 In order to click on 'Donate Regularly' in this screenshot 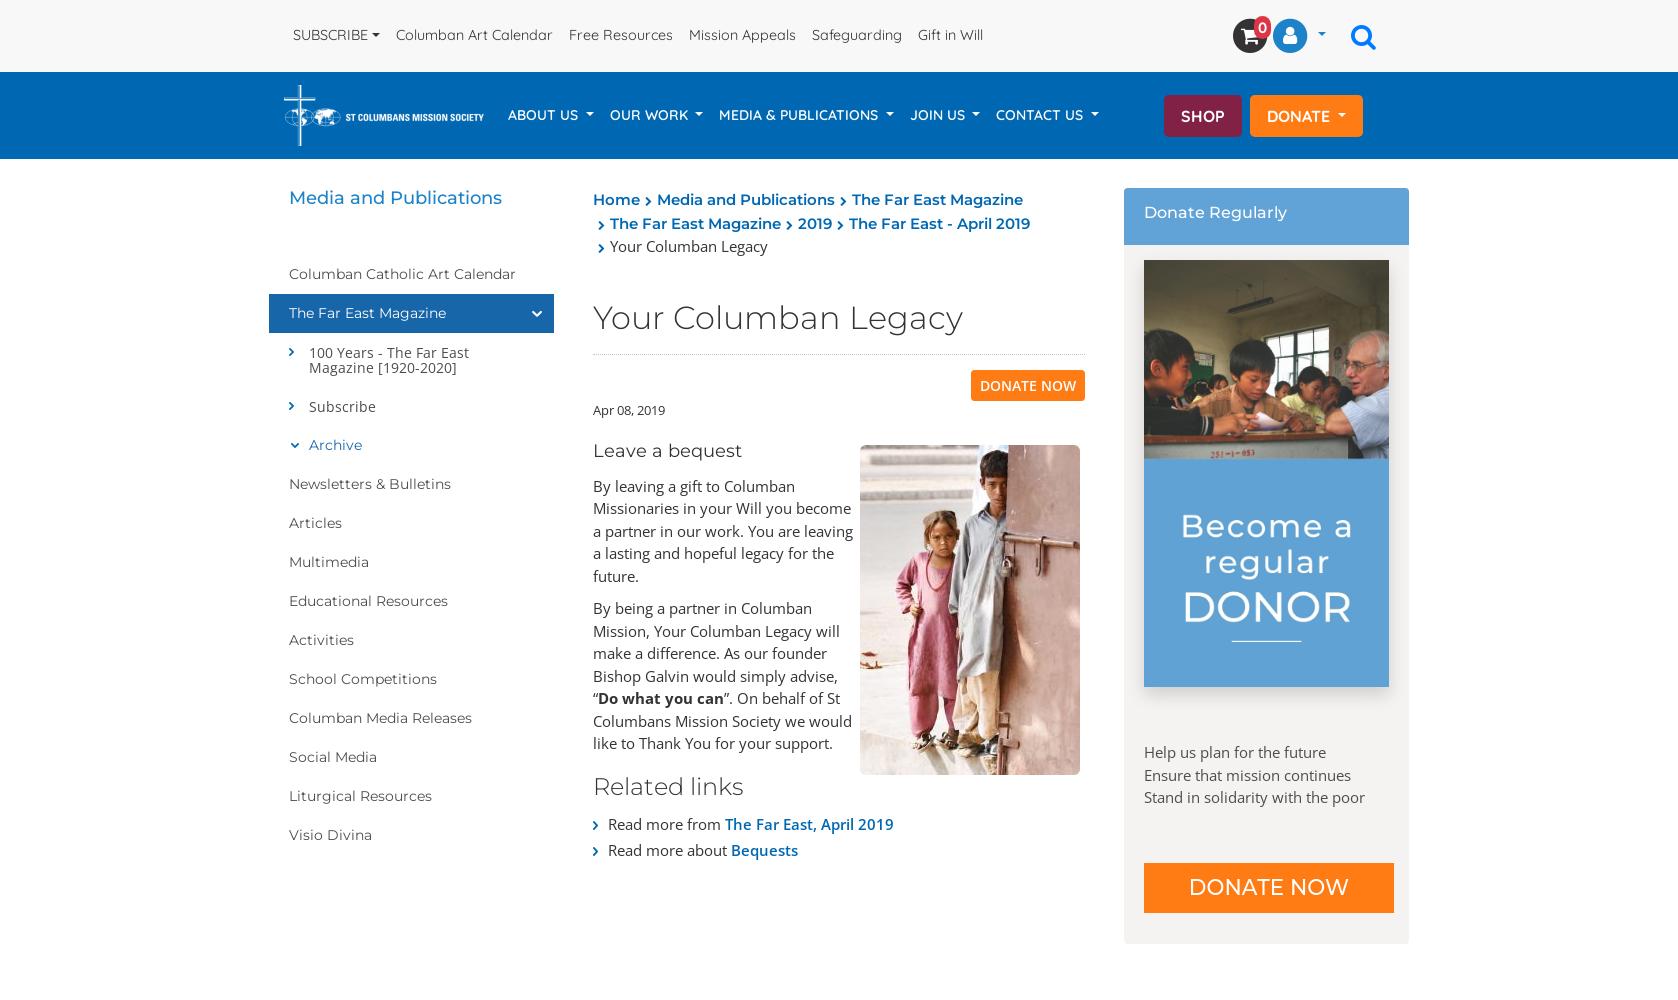, I will do `click(1215, 211)`.